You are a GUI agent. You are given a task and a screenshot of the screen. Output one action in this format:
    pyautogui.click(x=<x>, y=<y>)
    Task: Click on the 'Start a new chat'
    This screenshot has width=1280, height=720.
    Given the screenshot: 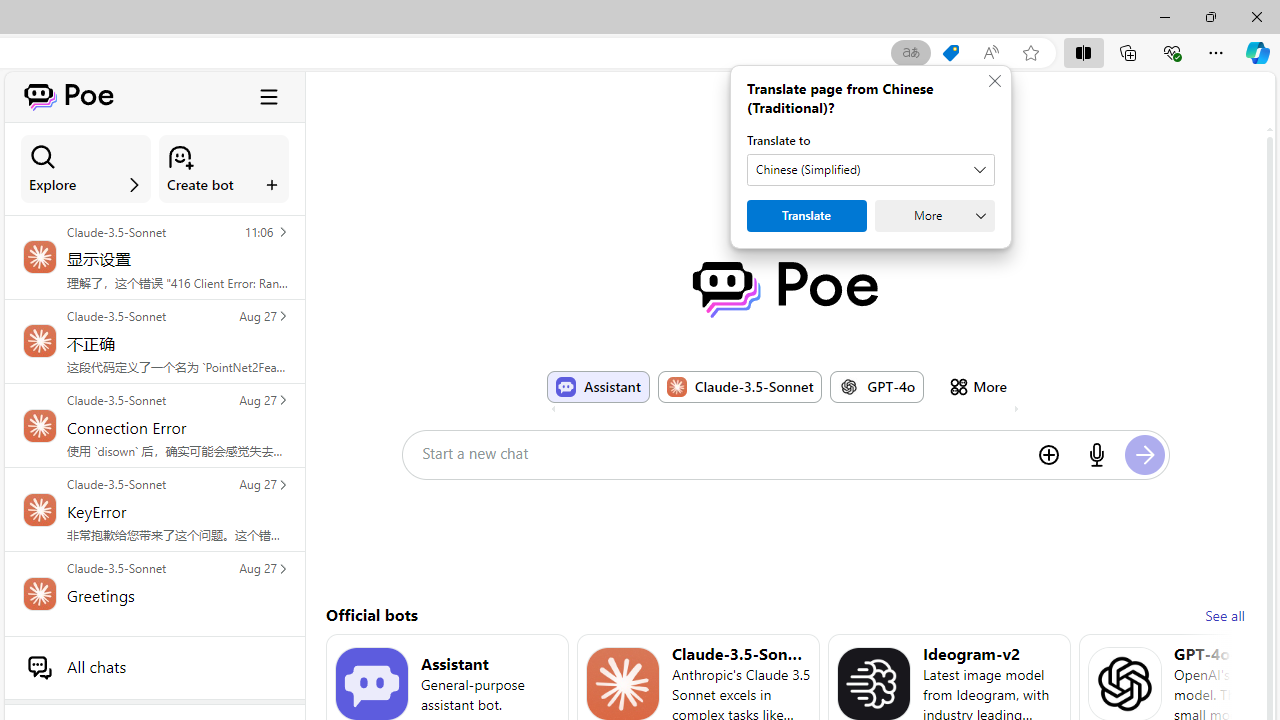 What is the action you would take?
    pyautogui.click(x=720, y=453)
    